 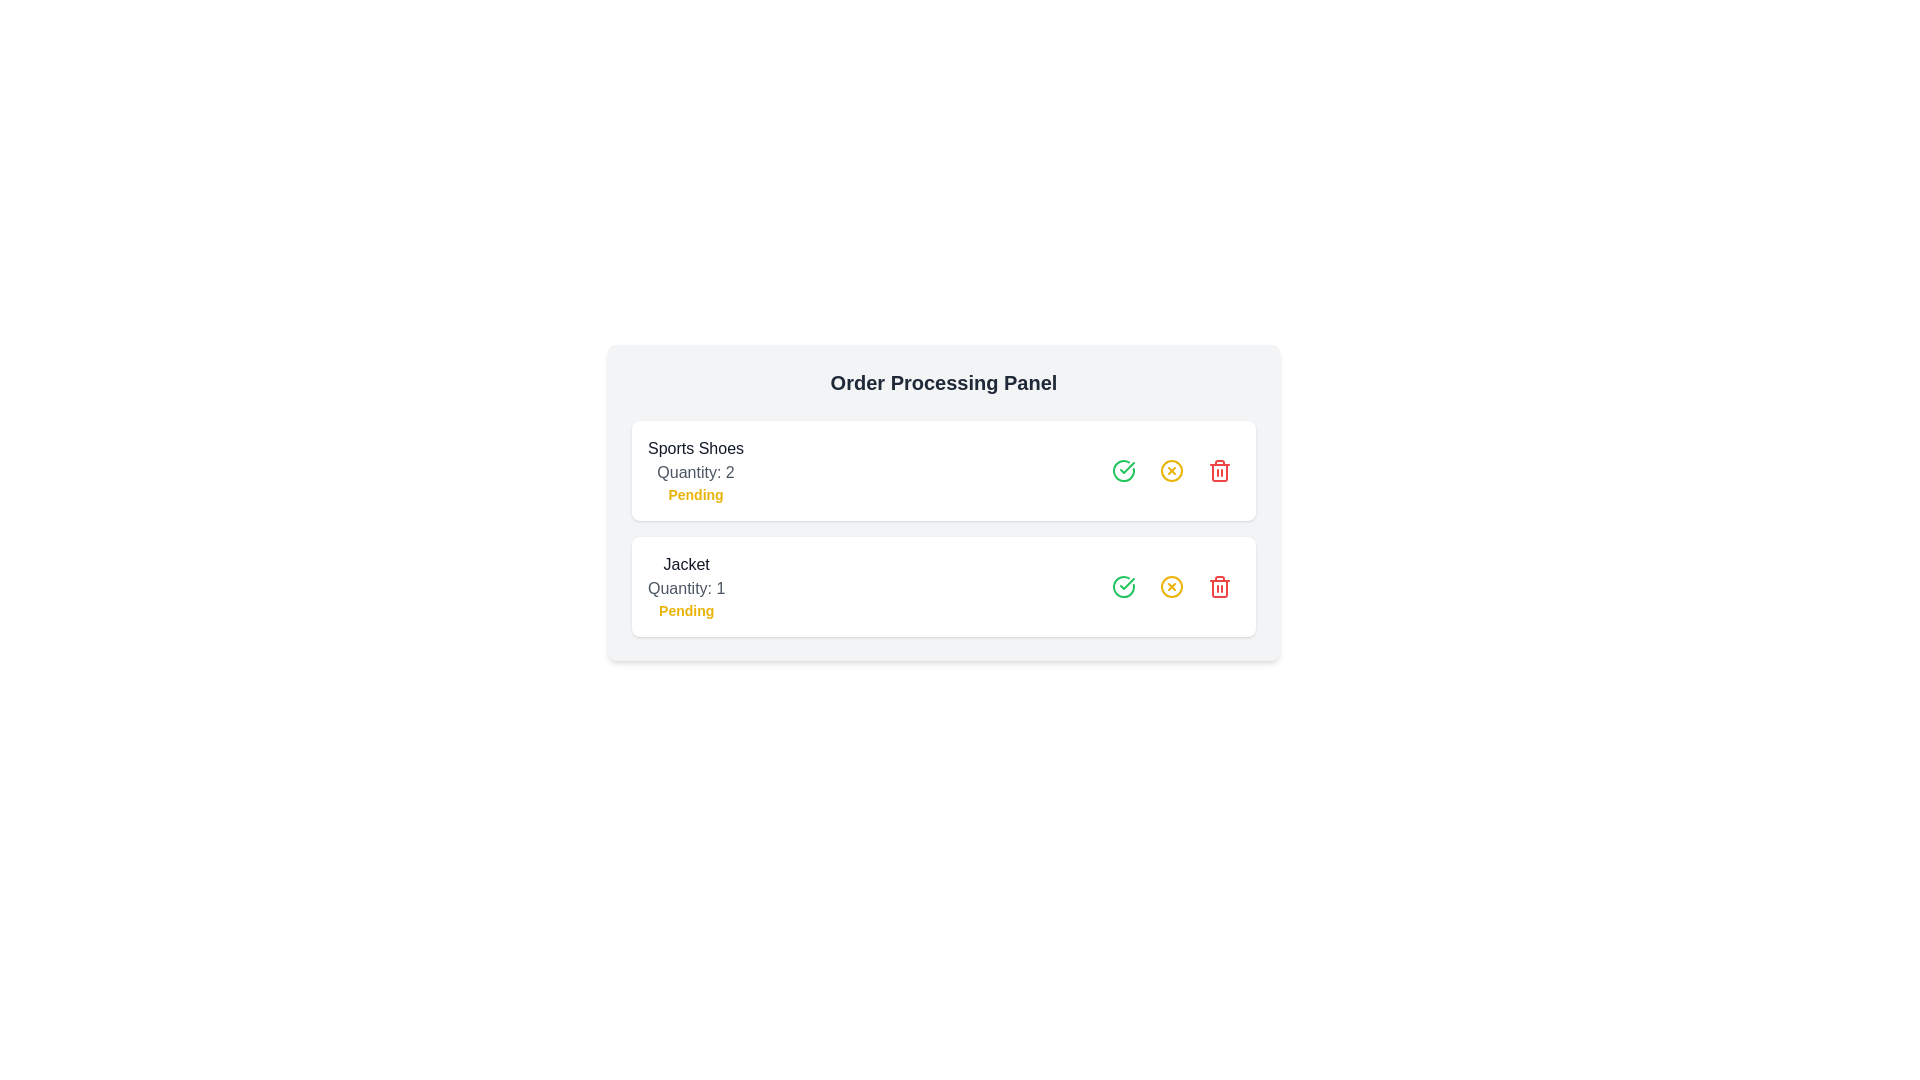 What do you see at coordinates (686, 564) in the screenshot?
I see `text label identifying the item type as 'Jacket' in the order processing panel, specifically the lower entry of two items` at bounding box center [686, 564].